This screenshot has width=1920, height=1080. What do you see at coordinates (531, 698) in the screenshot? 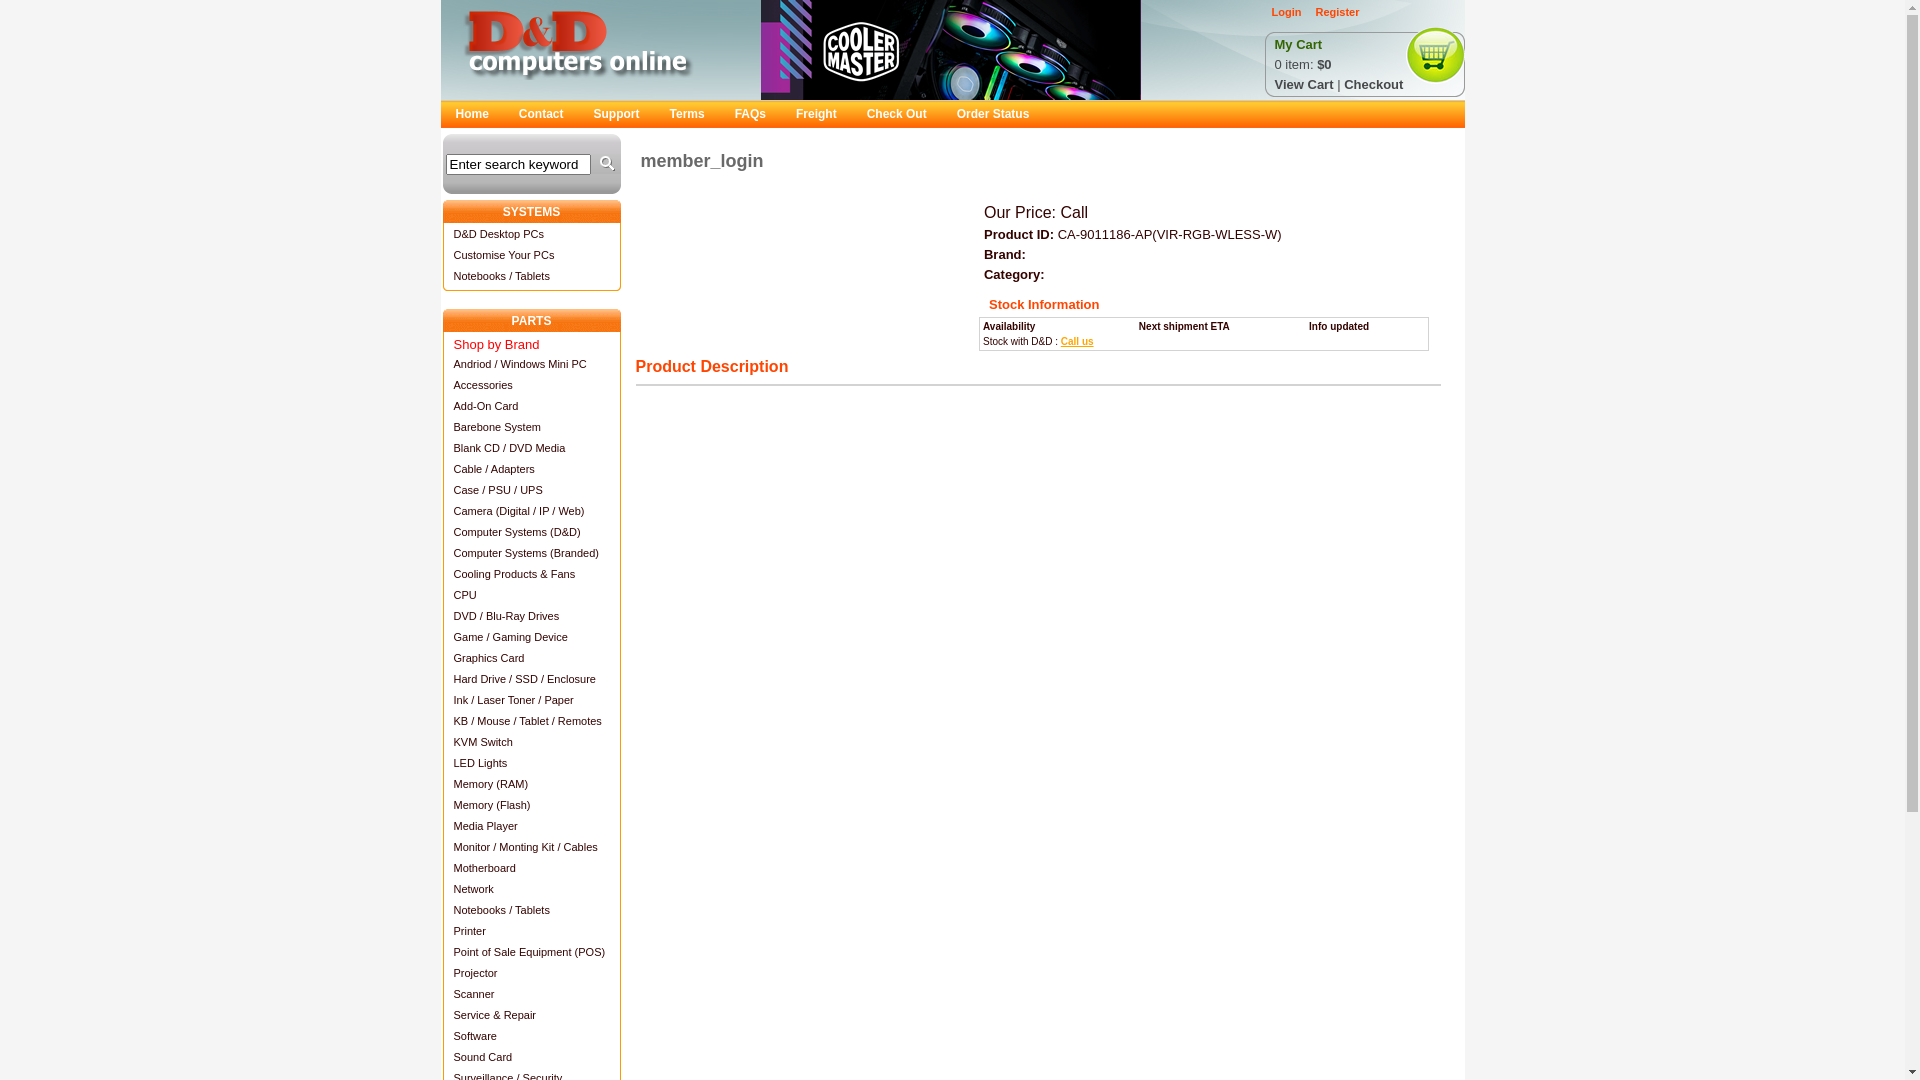
I see `'Ink / Laser Toner / Paper'` at bounding box center [531, 698].